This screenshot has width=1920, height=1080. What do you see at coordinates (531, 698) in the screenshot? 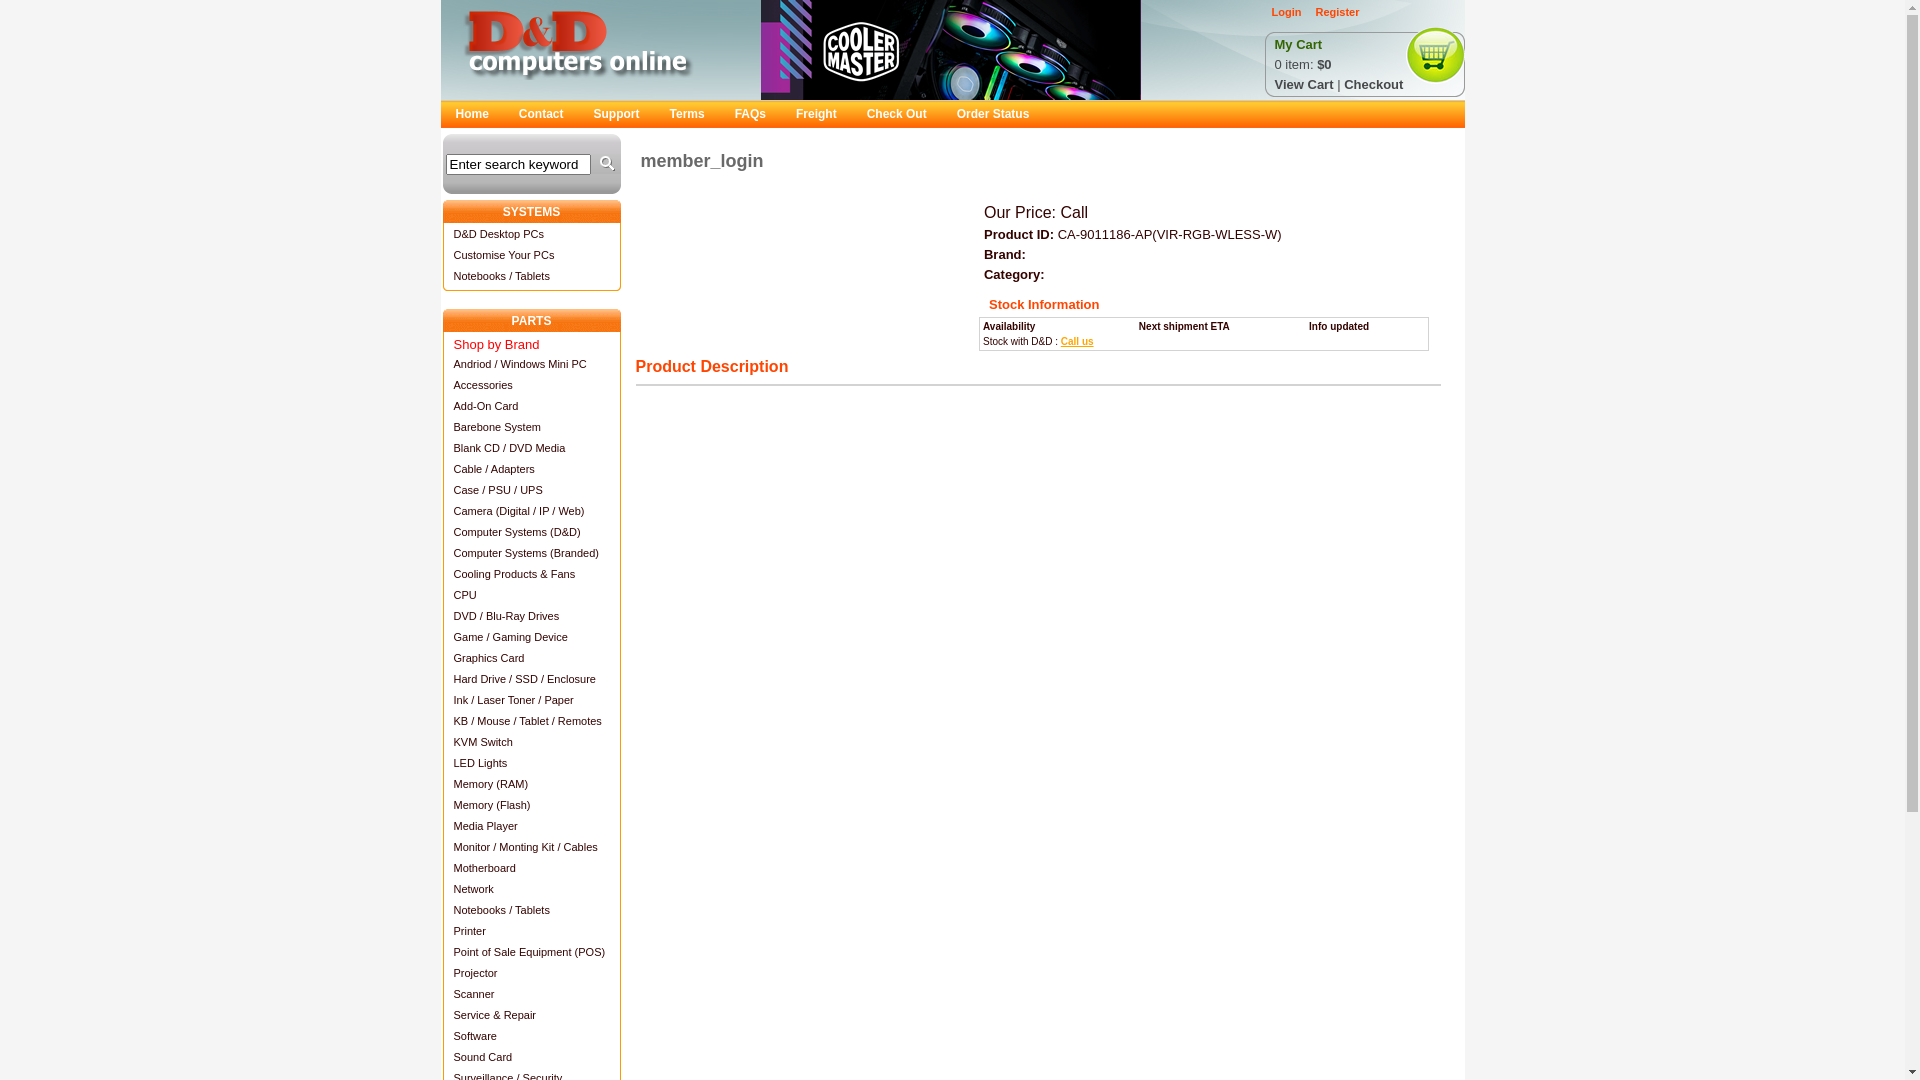
I see `'Ink / Laser Toner / Paper'` at bounding box center [531, 698].